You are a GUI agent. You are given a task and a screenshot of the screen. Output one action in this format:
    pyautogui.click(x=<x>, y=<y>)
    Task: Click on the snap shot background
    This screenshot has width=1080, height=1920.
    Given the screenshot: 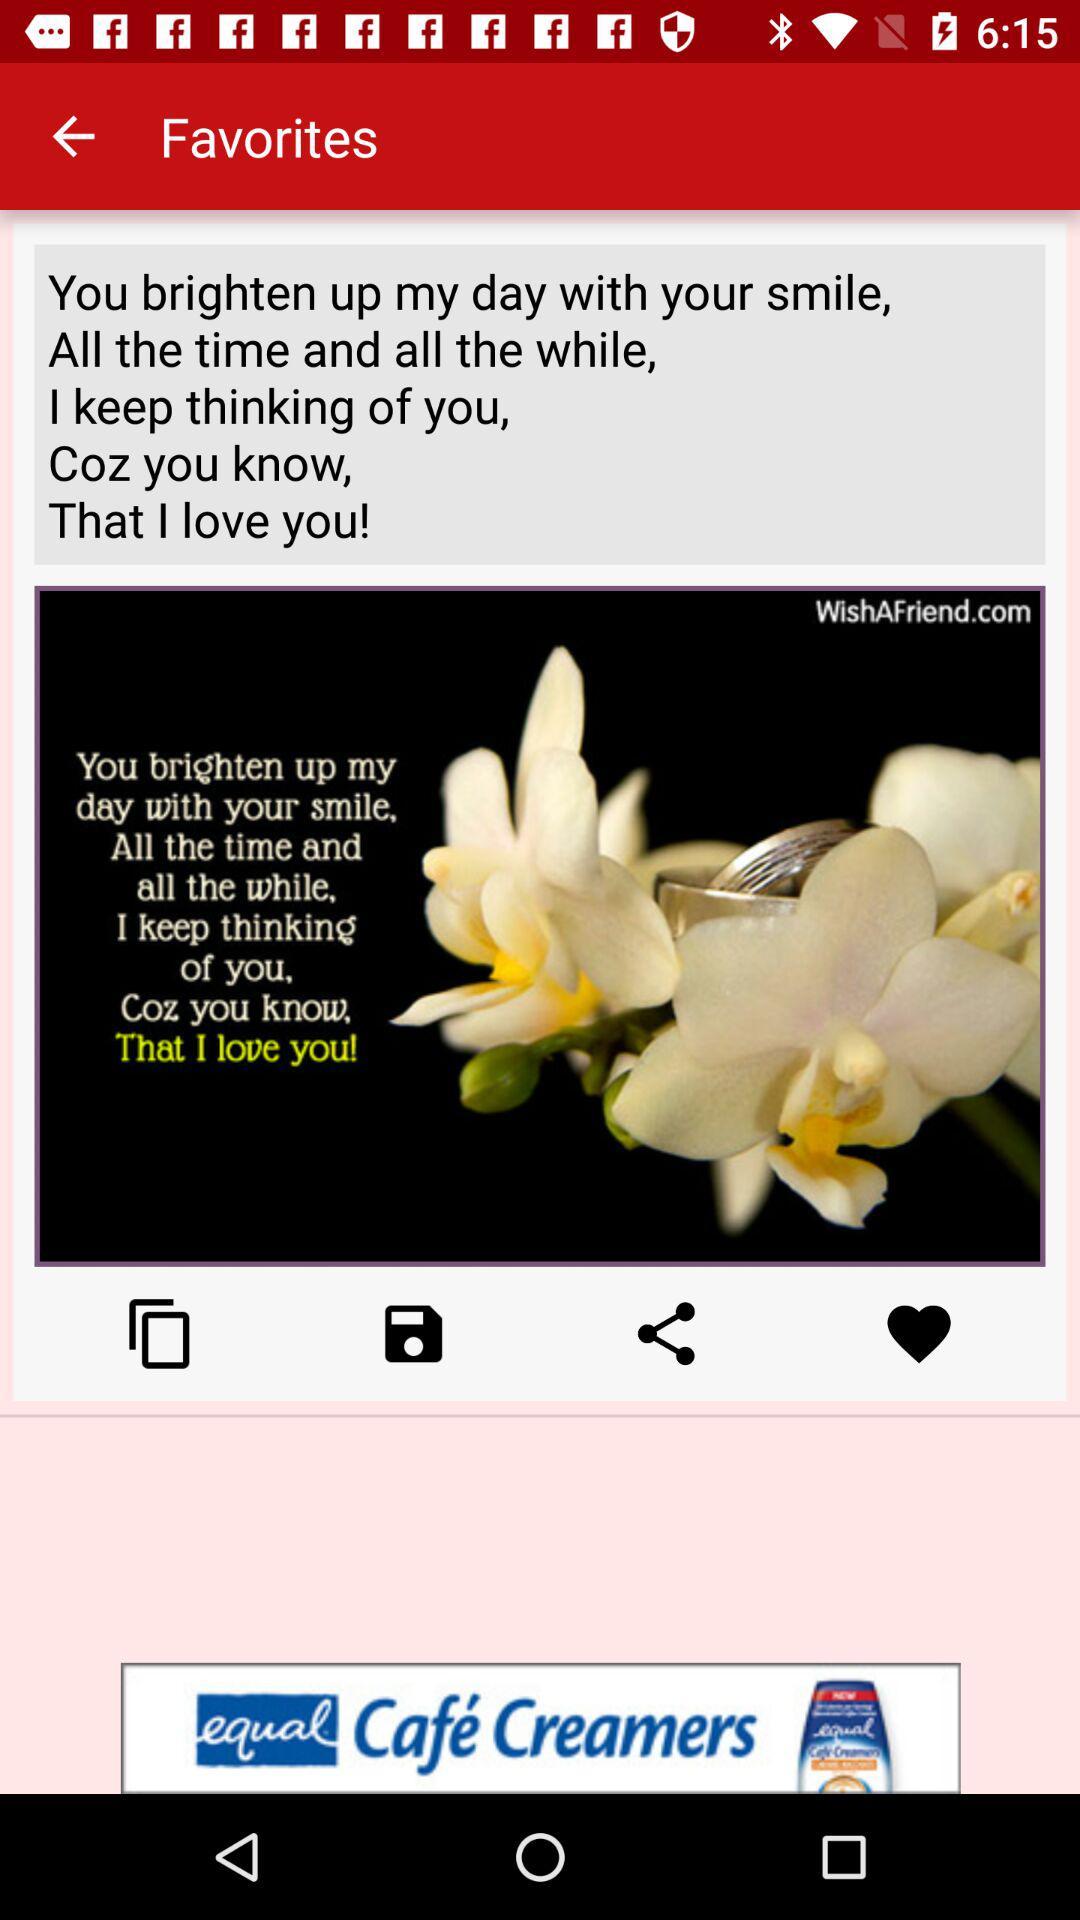 What is the action you would take?
    pyautogui.click(x=159, y=1333)
    